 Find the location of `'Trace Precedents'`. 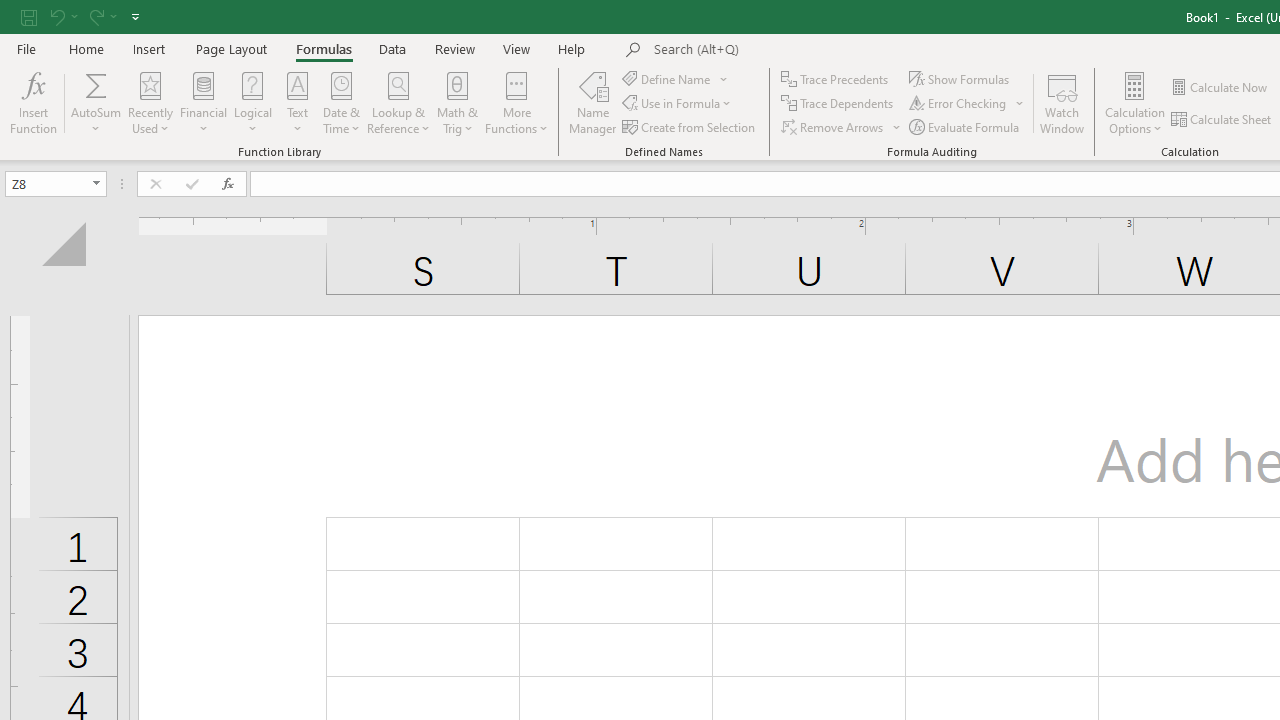

'Trace Precedents' is located at coordinates (836, 78).